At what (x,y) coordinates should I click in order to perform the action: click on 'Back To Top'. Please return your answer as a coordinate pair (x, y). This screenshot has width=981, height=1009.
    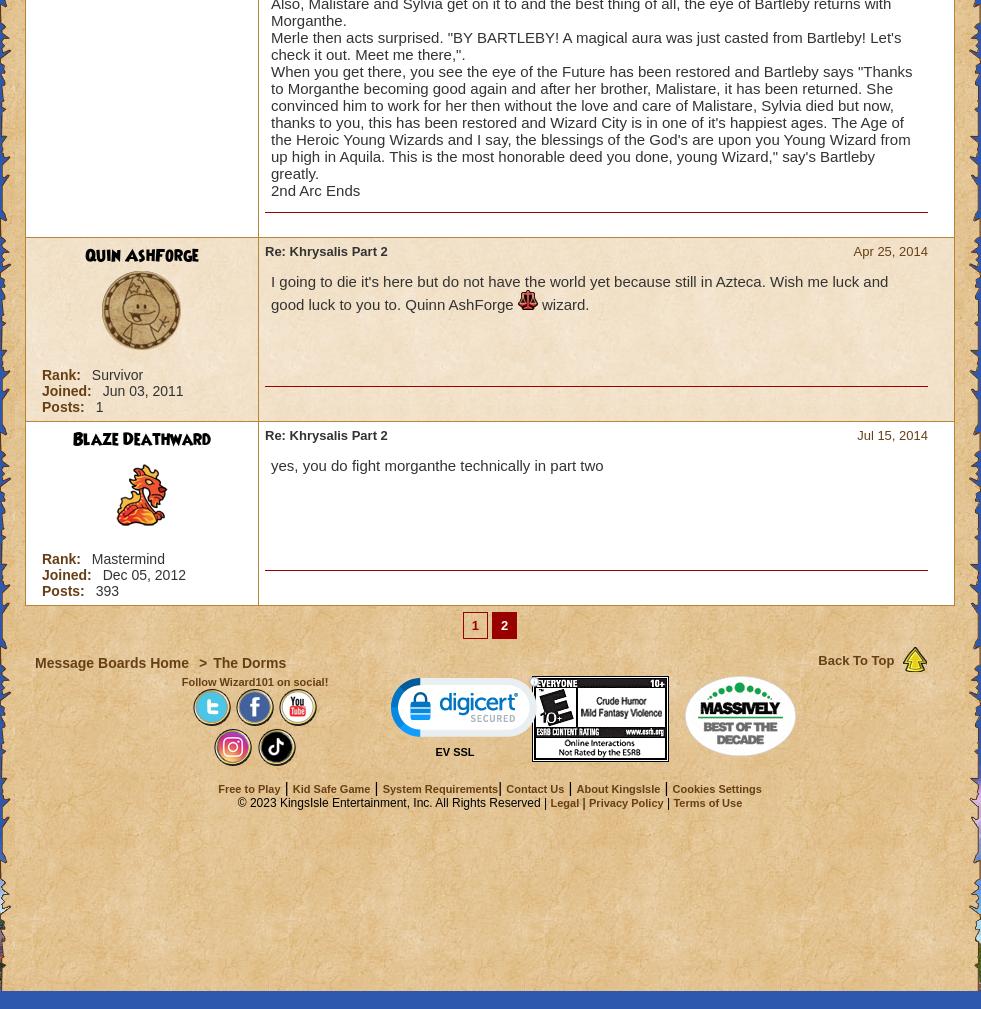
    Looking at the image, I should click on (856, 660).